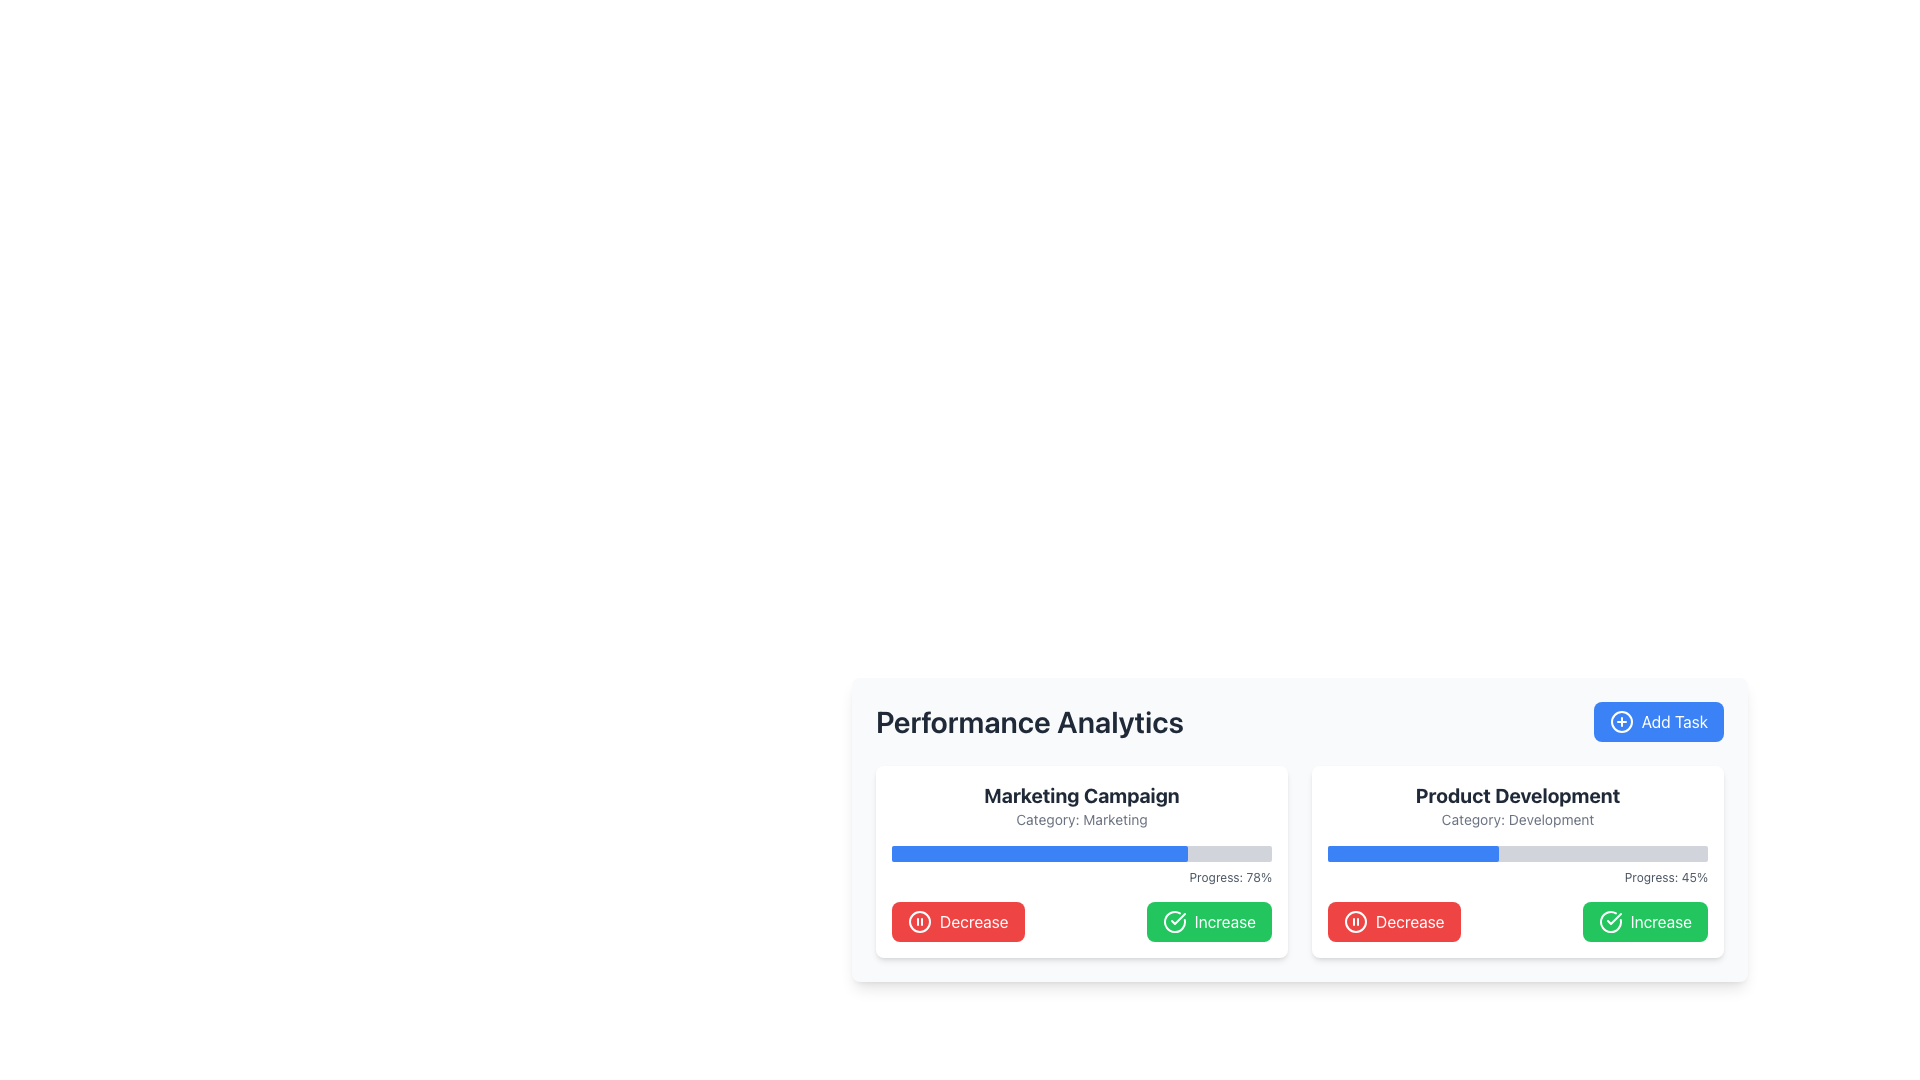 This screenshot has height=1080, width=1920. What do you see at coordinates (1517, 921) in the screenshot?
I see `the interactive buttons at the bottom of the 'Product Development' card` at bounding box center [1517, 921].